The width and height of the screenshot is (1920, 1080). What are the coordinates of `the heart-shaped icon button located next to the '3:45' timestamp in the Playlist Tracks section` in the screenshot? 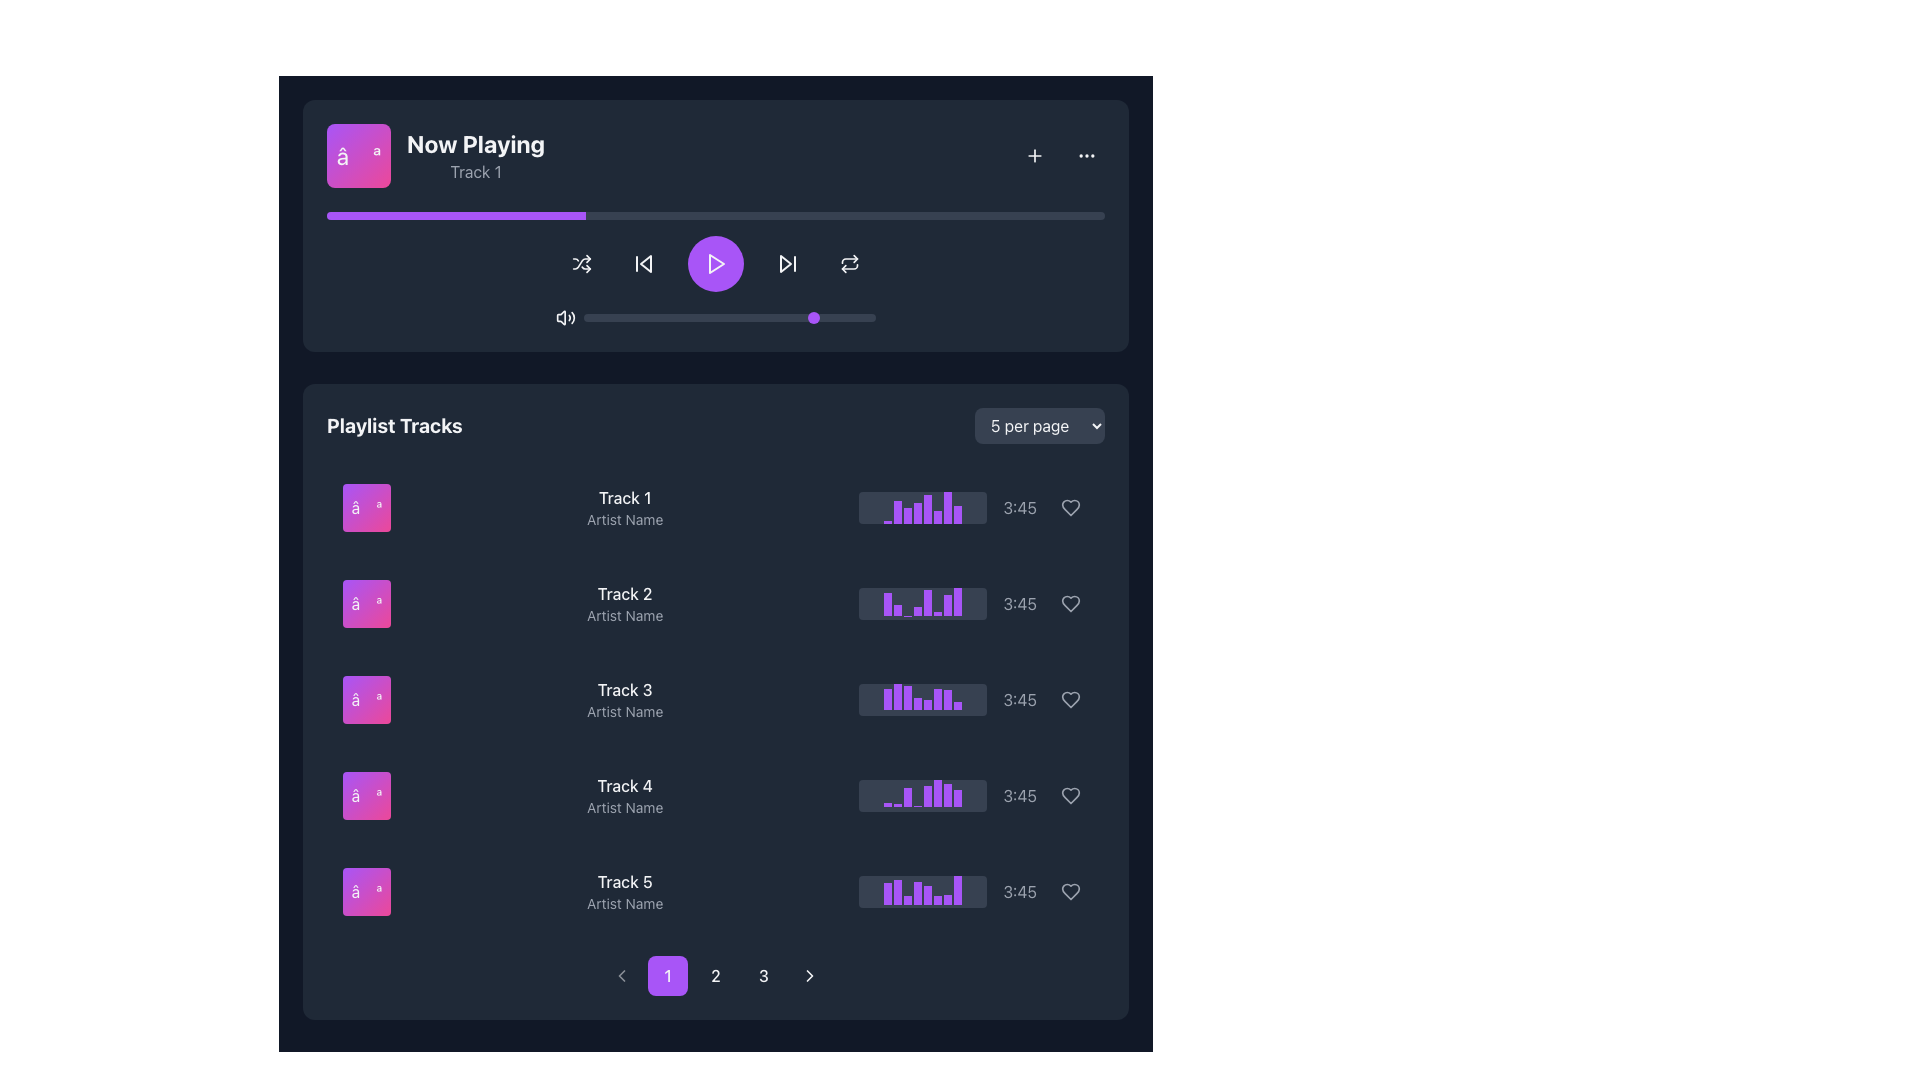 It's located at (1069, 603).